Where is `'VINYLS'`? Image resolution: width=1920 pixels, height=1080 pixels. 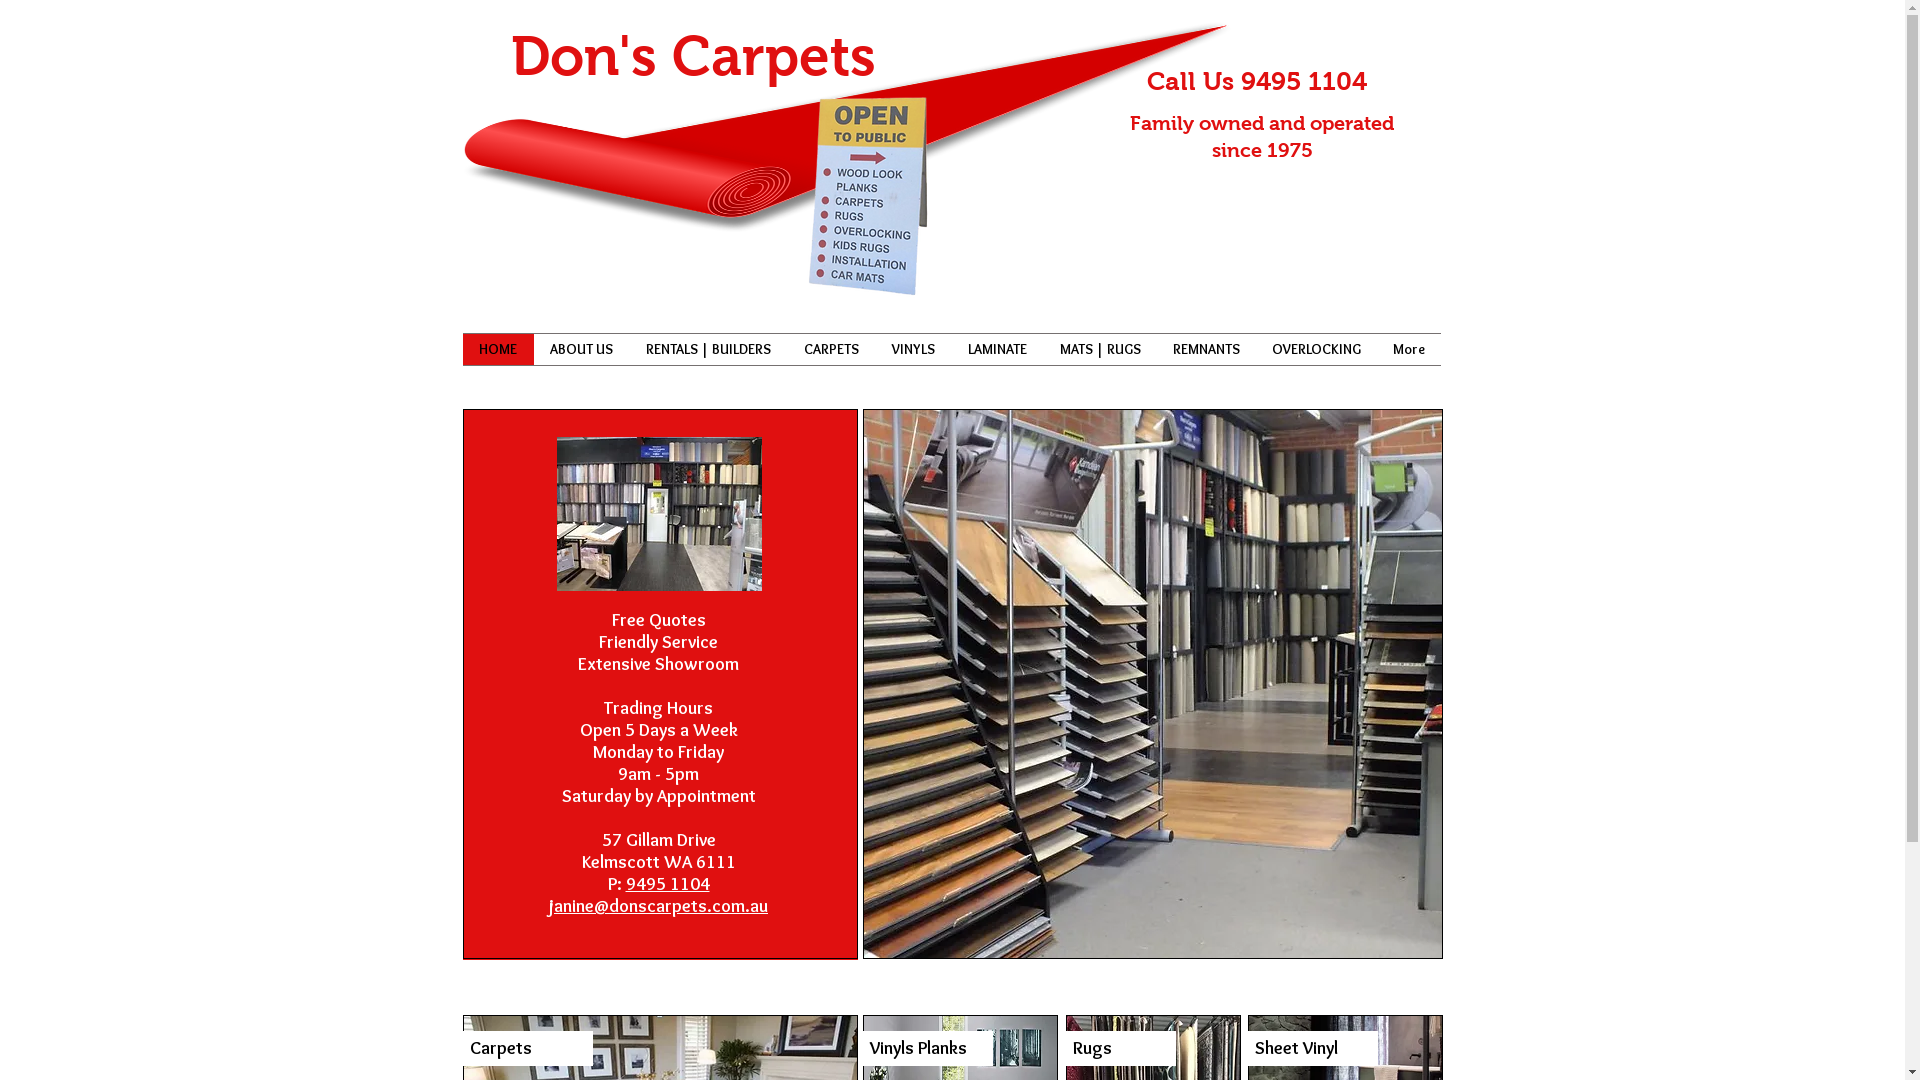
'VINYLS' is located at coordinates (912, 348).